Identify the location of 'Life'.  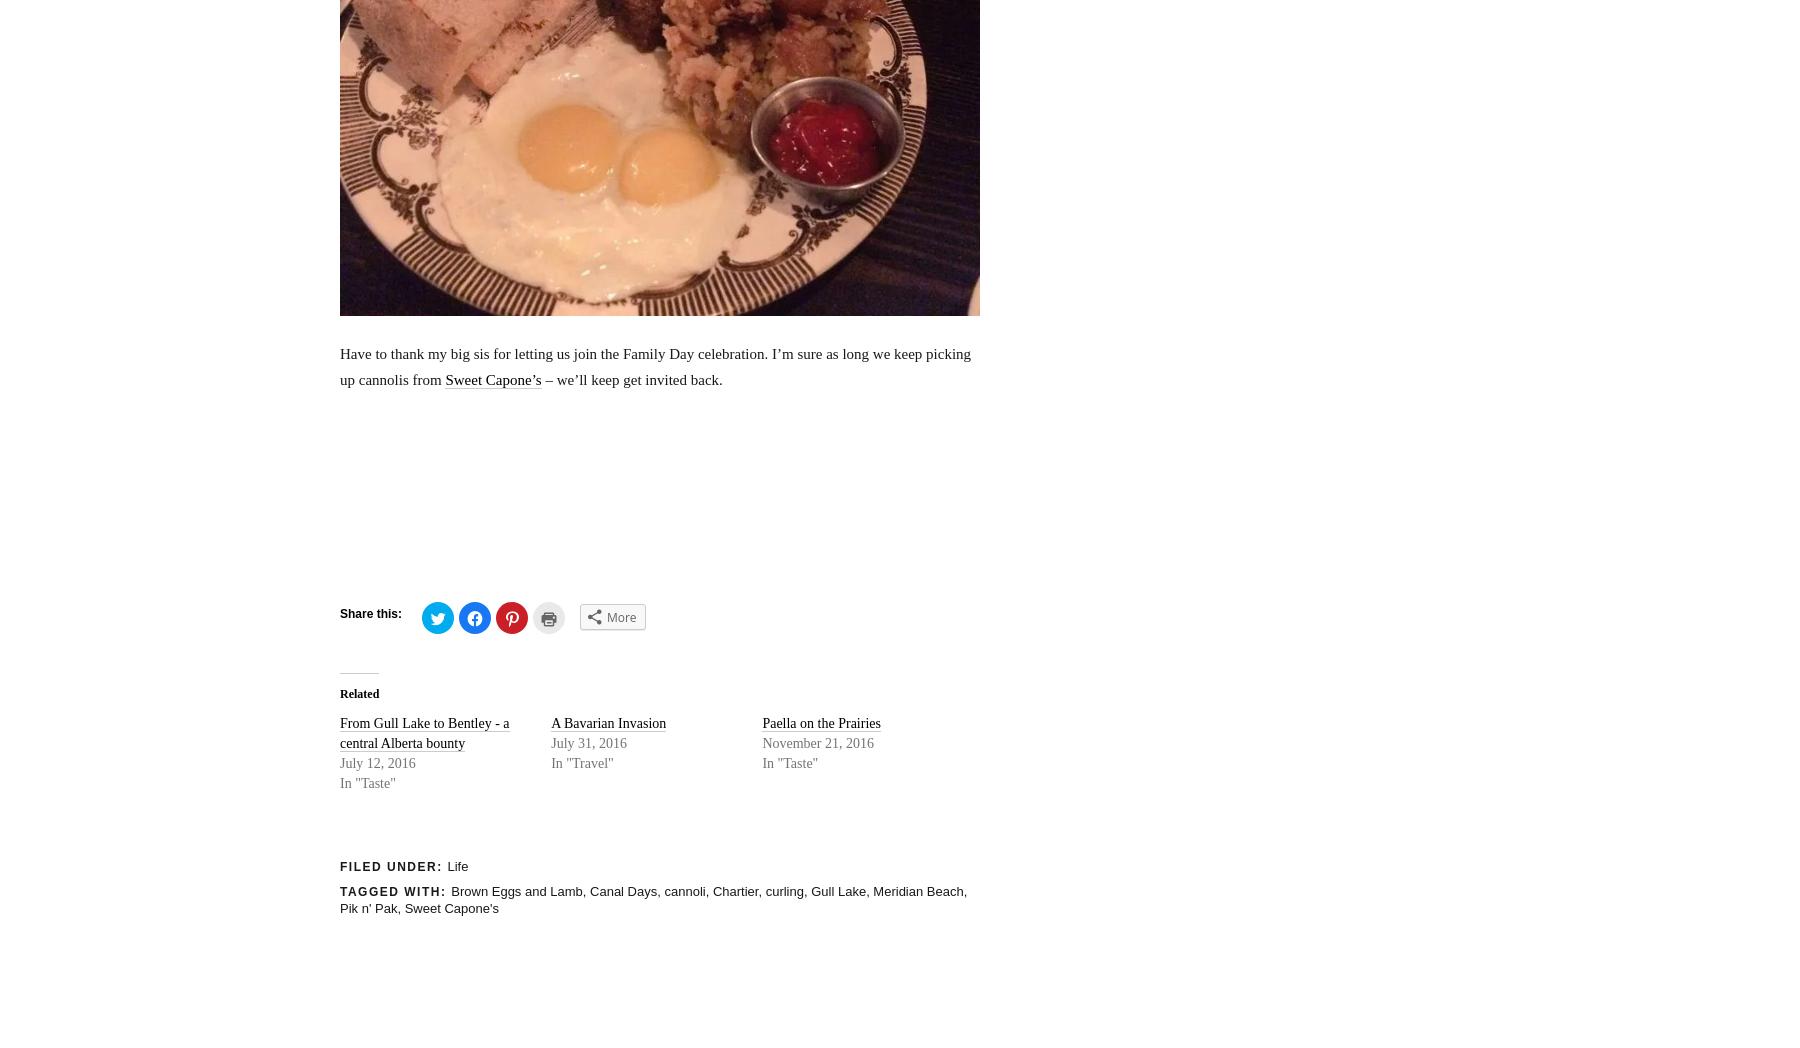
(456, 866).